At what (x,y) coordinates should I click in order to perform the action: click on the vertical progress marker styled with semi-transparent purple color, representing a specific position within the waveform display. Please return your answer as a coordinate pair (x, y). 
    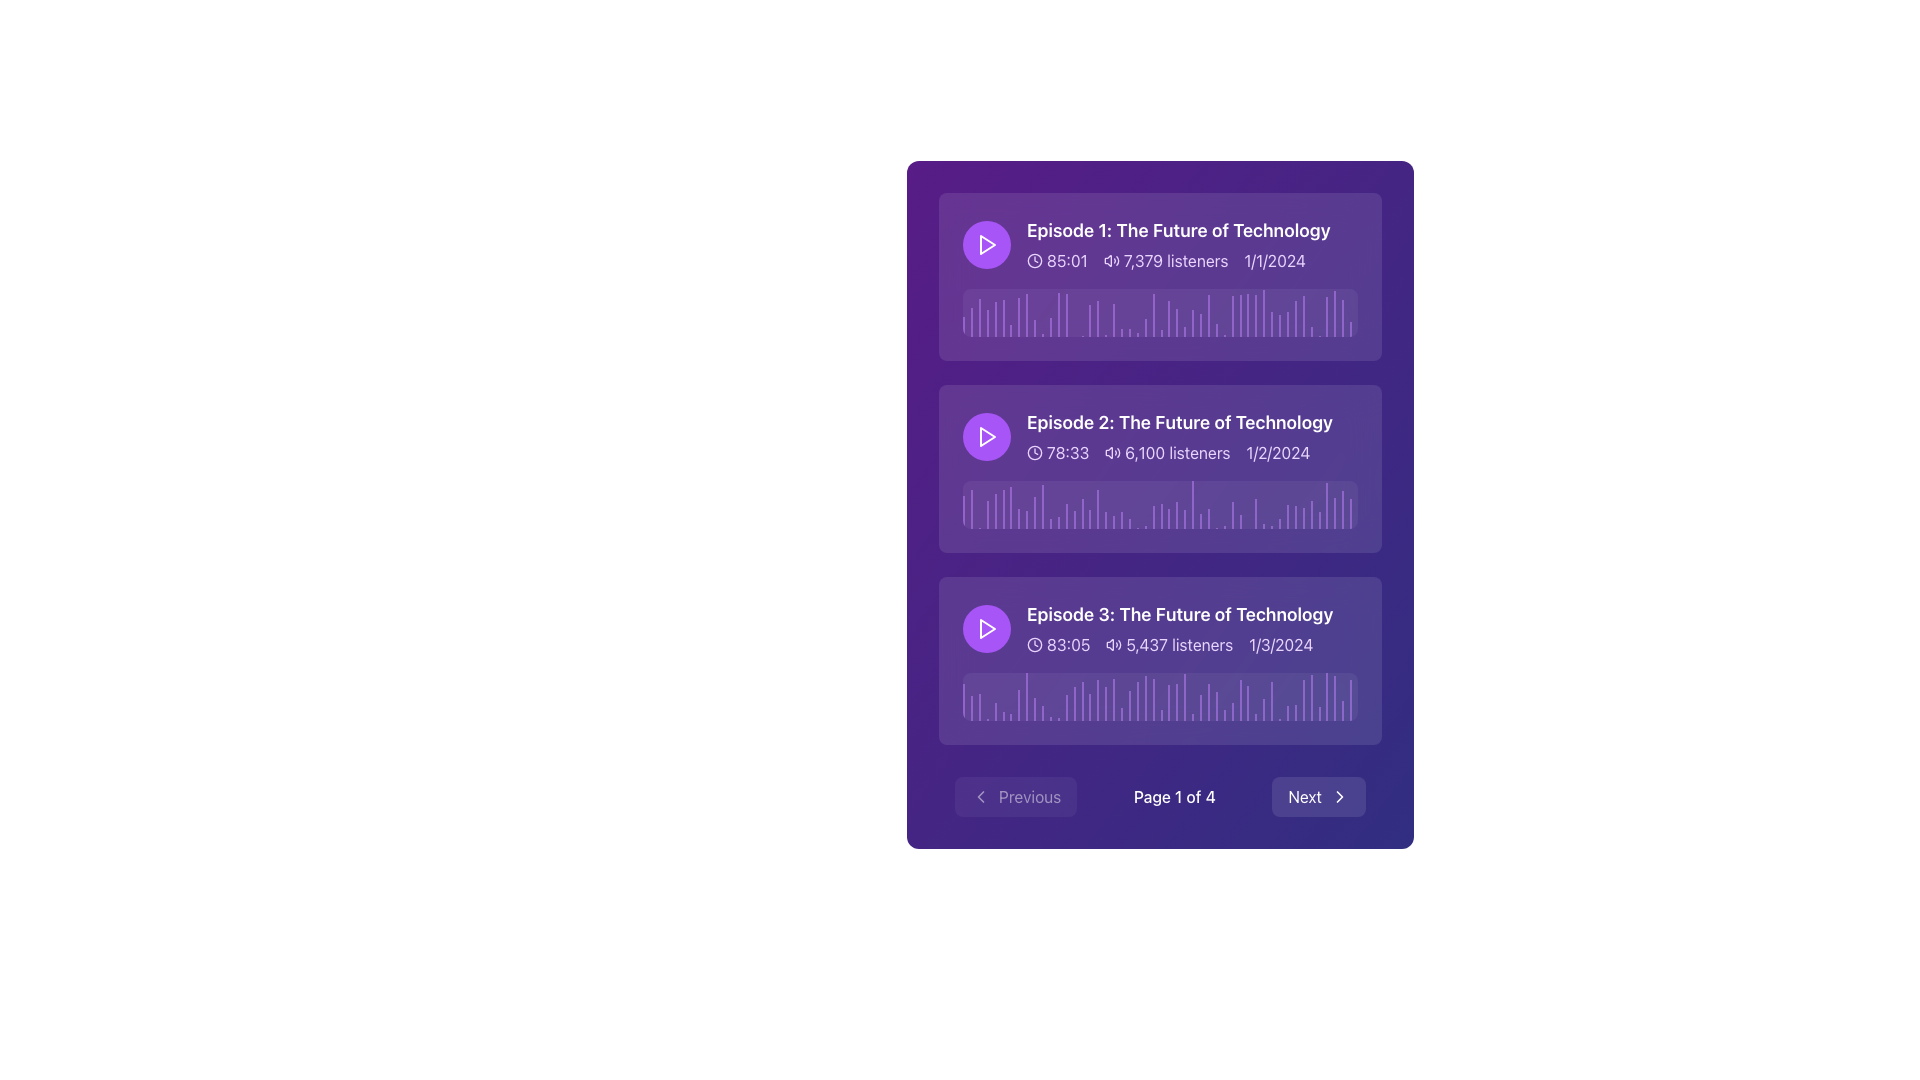
    Looking at the image, I should click on (1295, 318).